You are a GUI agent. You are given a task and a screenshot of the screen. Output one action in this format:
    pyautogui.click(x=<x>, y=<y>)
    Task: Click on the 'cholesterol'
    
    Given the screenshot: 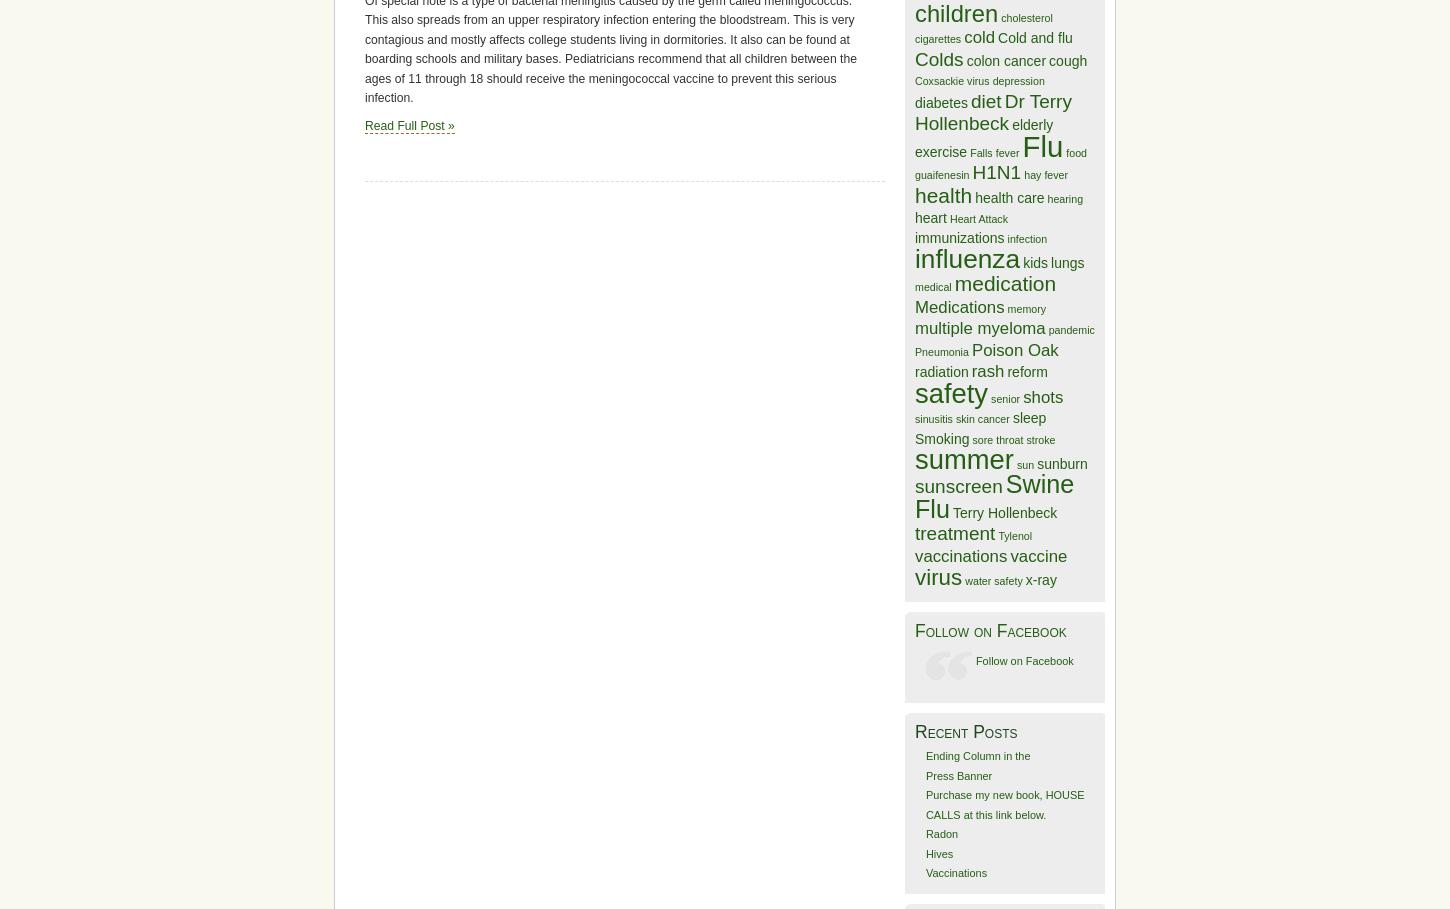 What is the action you would take?
    pyautogui.click(x=1026, y=15)
    